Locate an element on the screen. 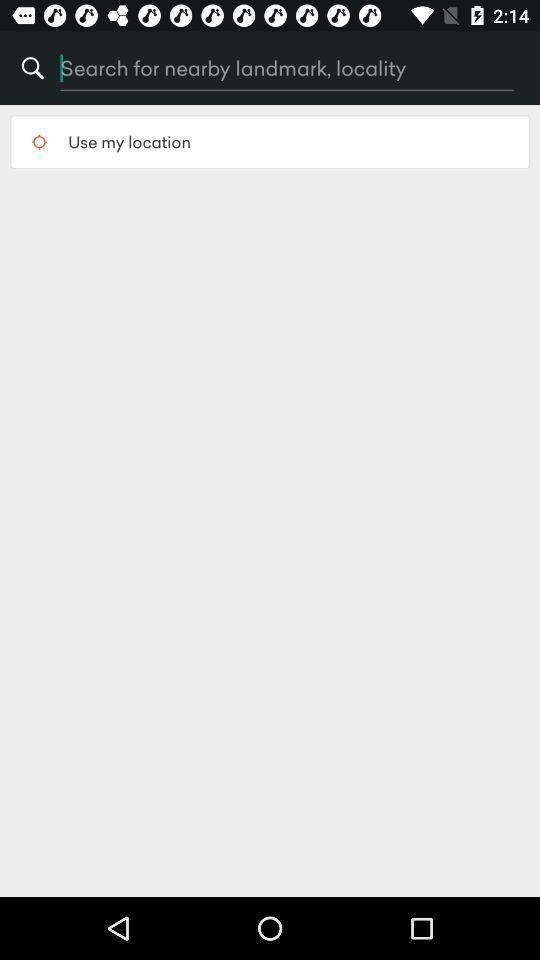  icon next to the % item is located at coordinates (243, 68).